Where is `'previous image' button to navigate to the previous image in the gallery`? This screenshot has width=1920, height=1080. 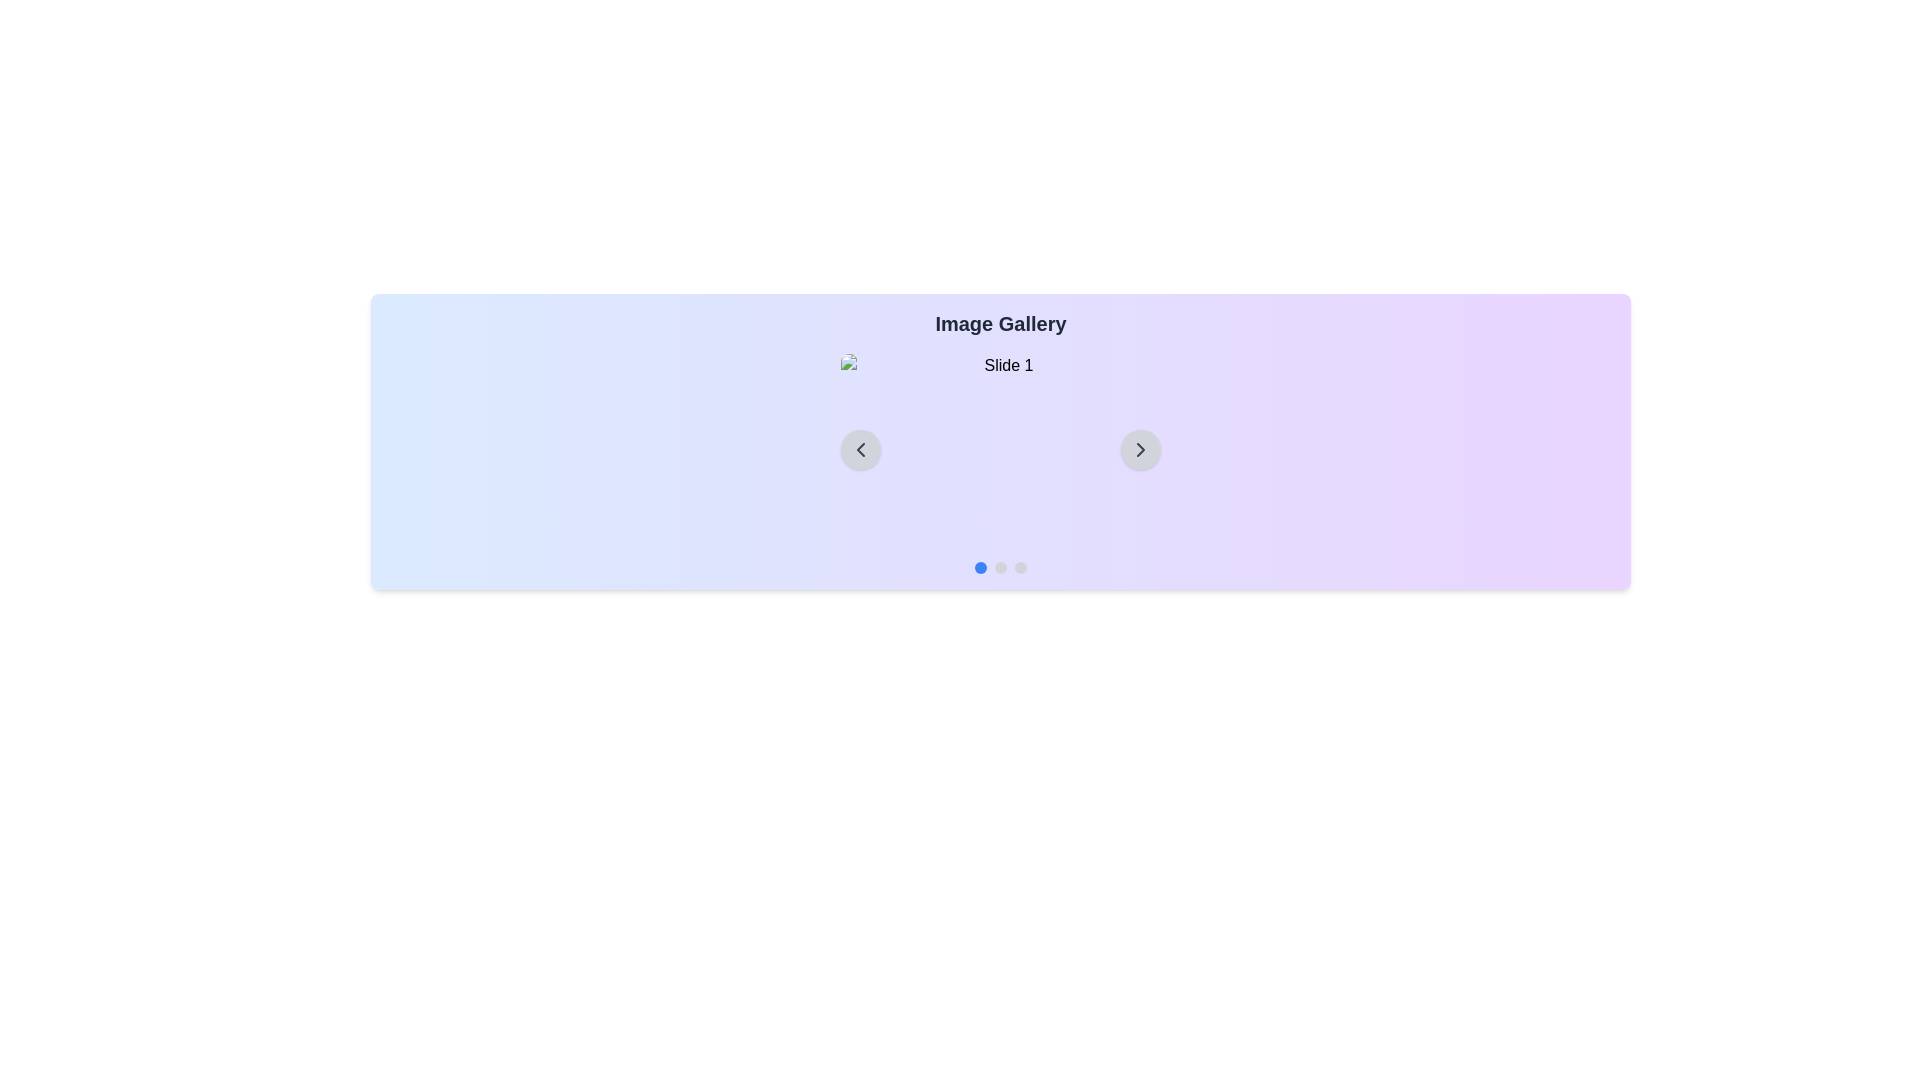
'previous image' button to navigate to the previous image in the gallery is located at coordinates (860, 450).